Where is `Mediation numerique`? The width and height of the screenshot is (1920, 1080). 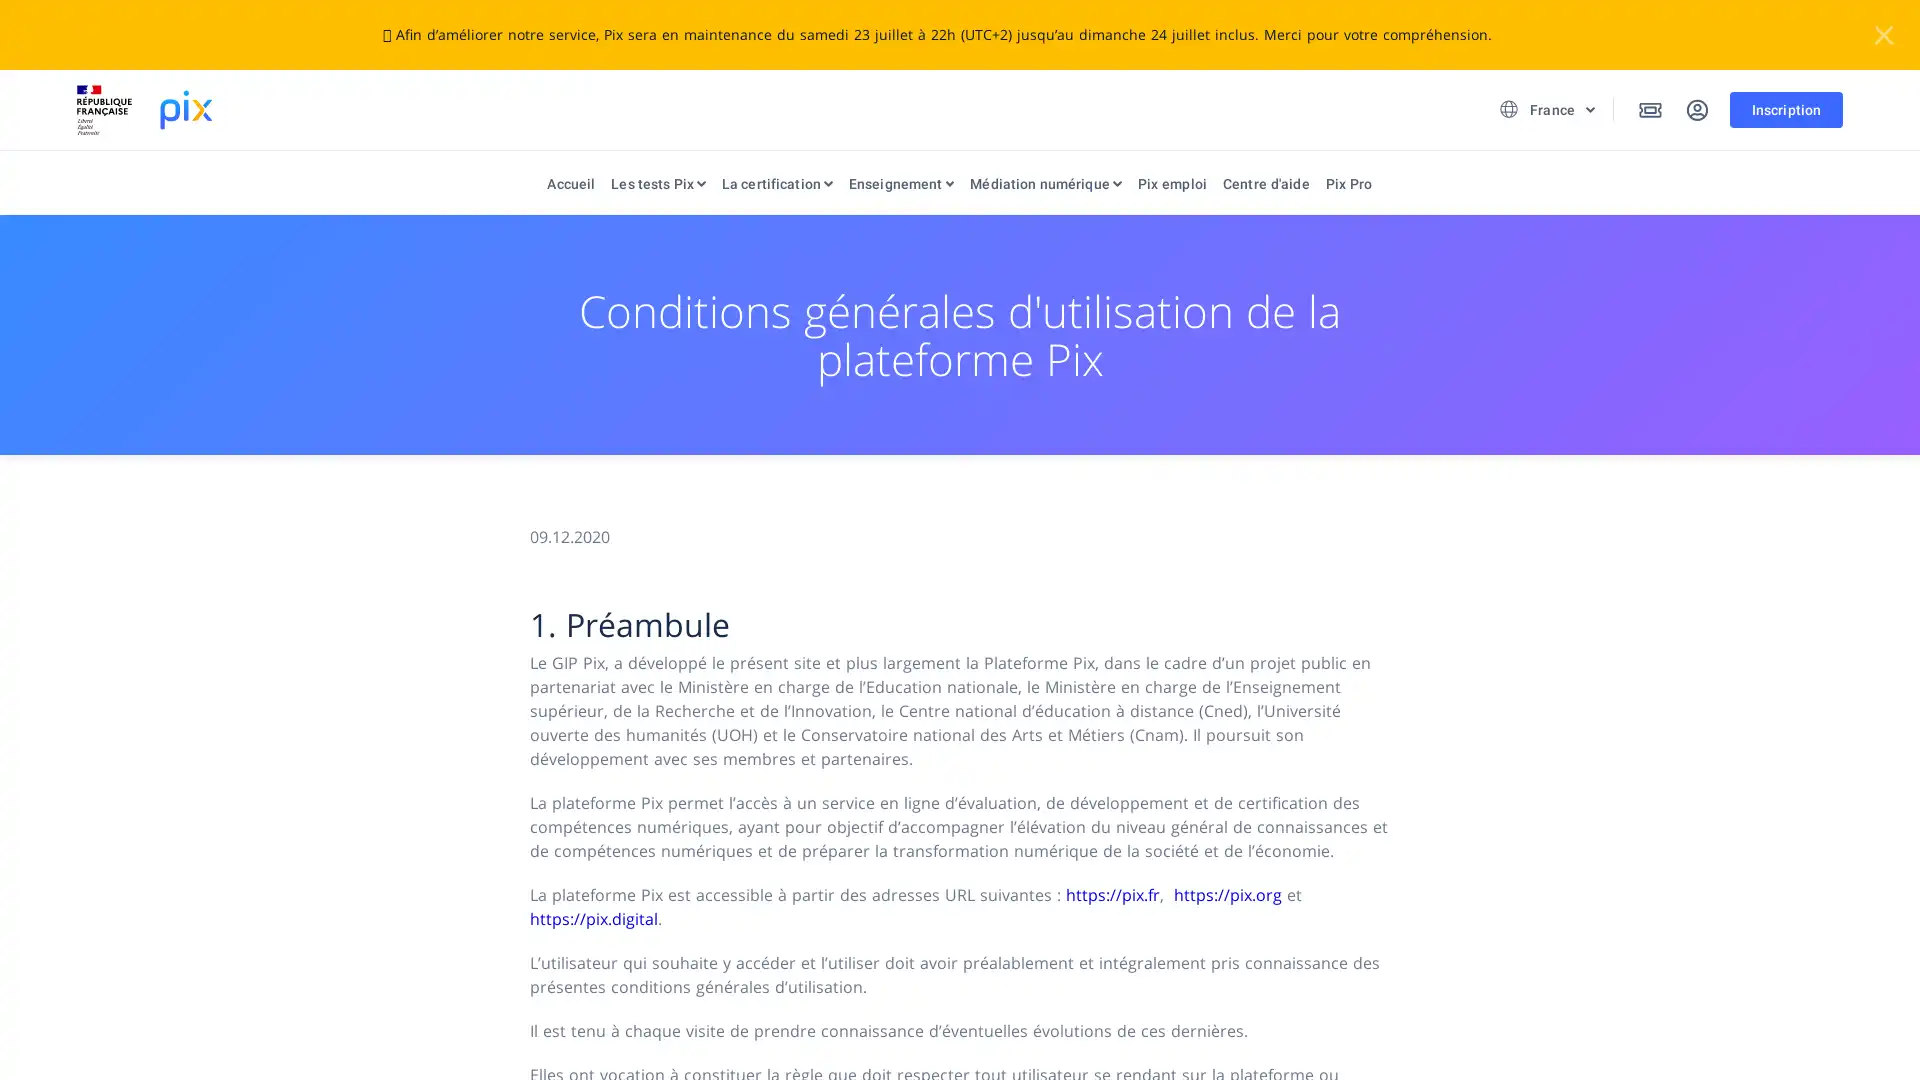
Mediation numerique is located at coordinates (1044, 188).